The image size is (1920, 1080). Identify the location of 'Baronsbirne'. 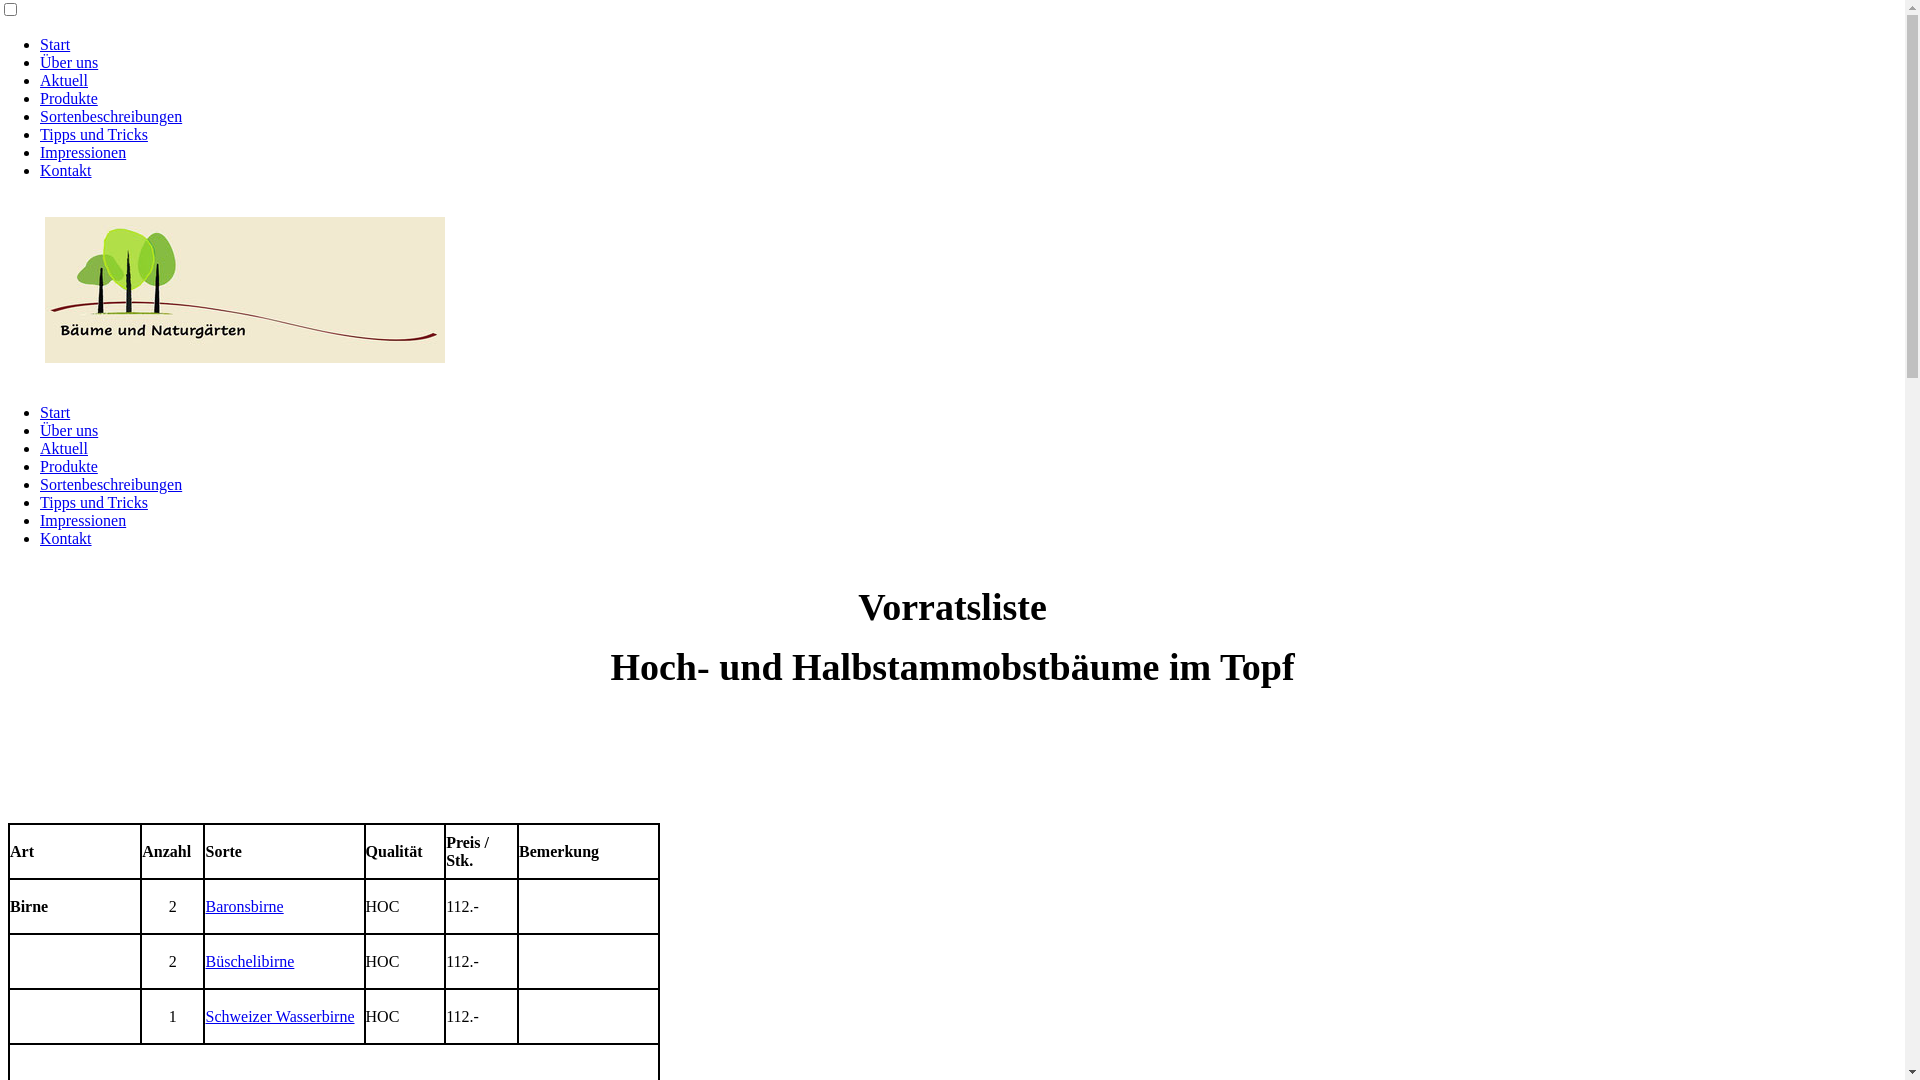
(243, 906).